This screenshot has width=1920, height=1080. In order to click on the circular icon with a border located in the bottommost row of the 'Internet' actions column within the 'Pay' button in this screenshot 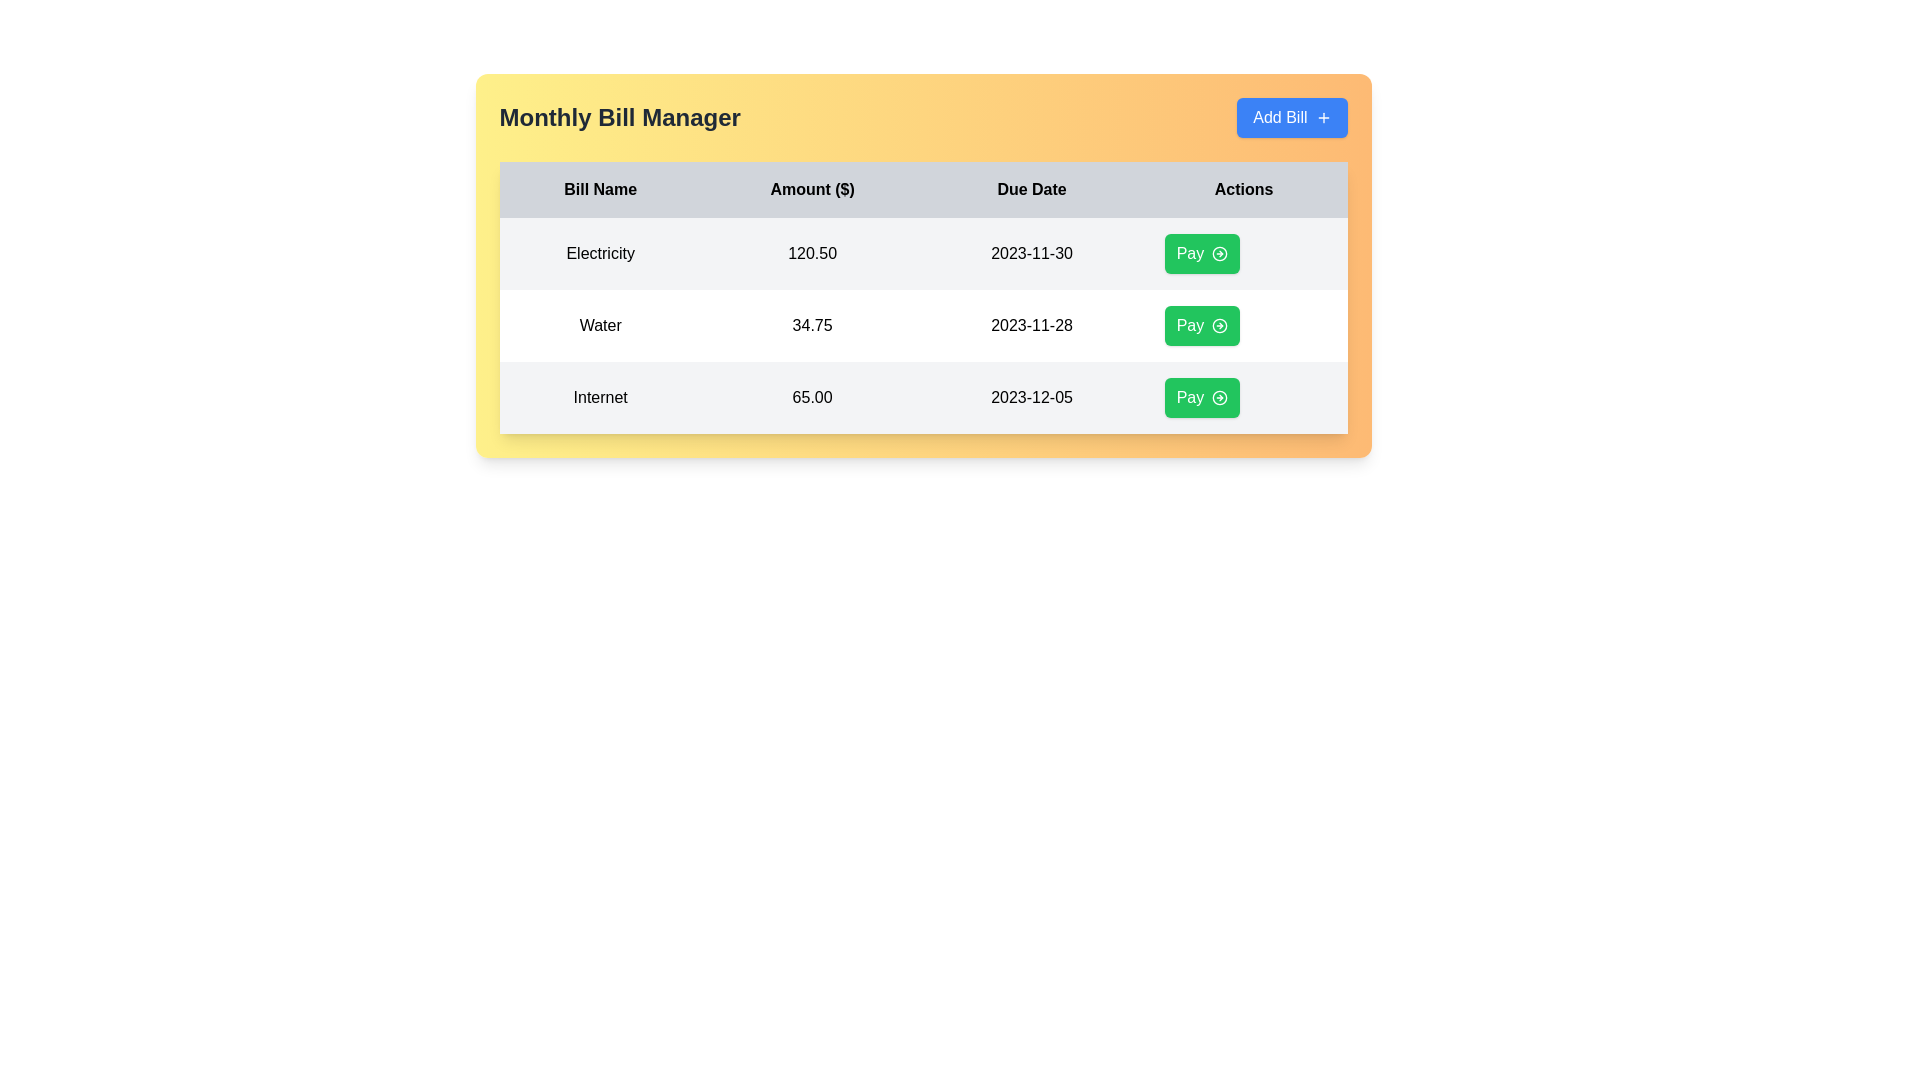, I will do `click(1218, 397)`.